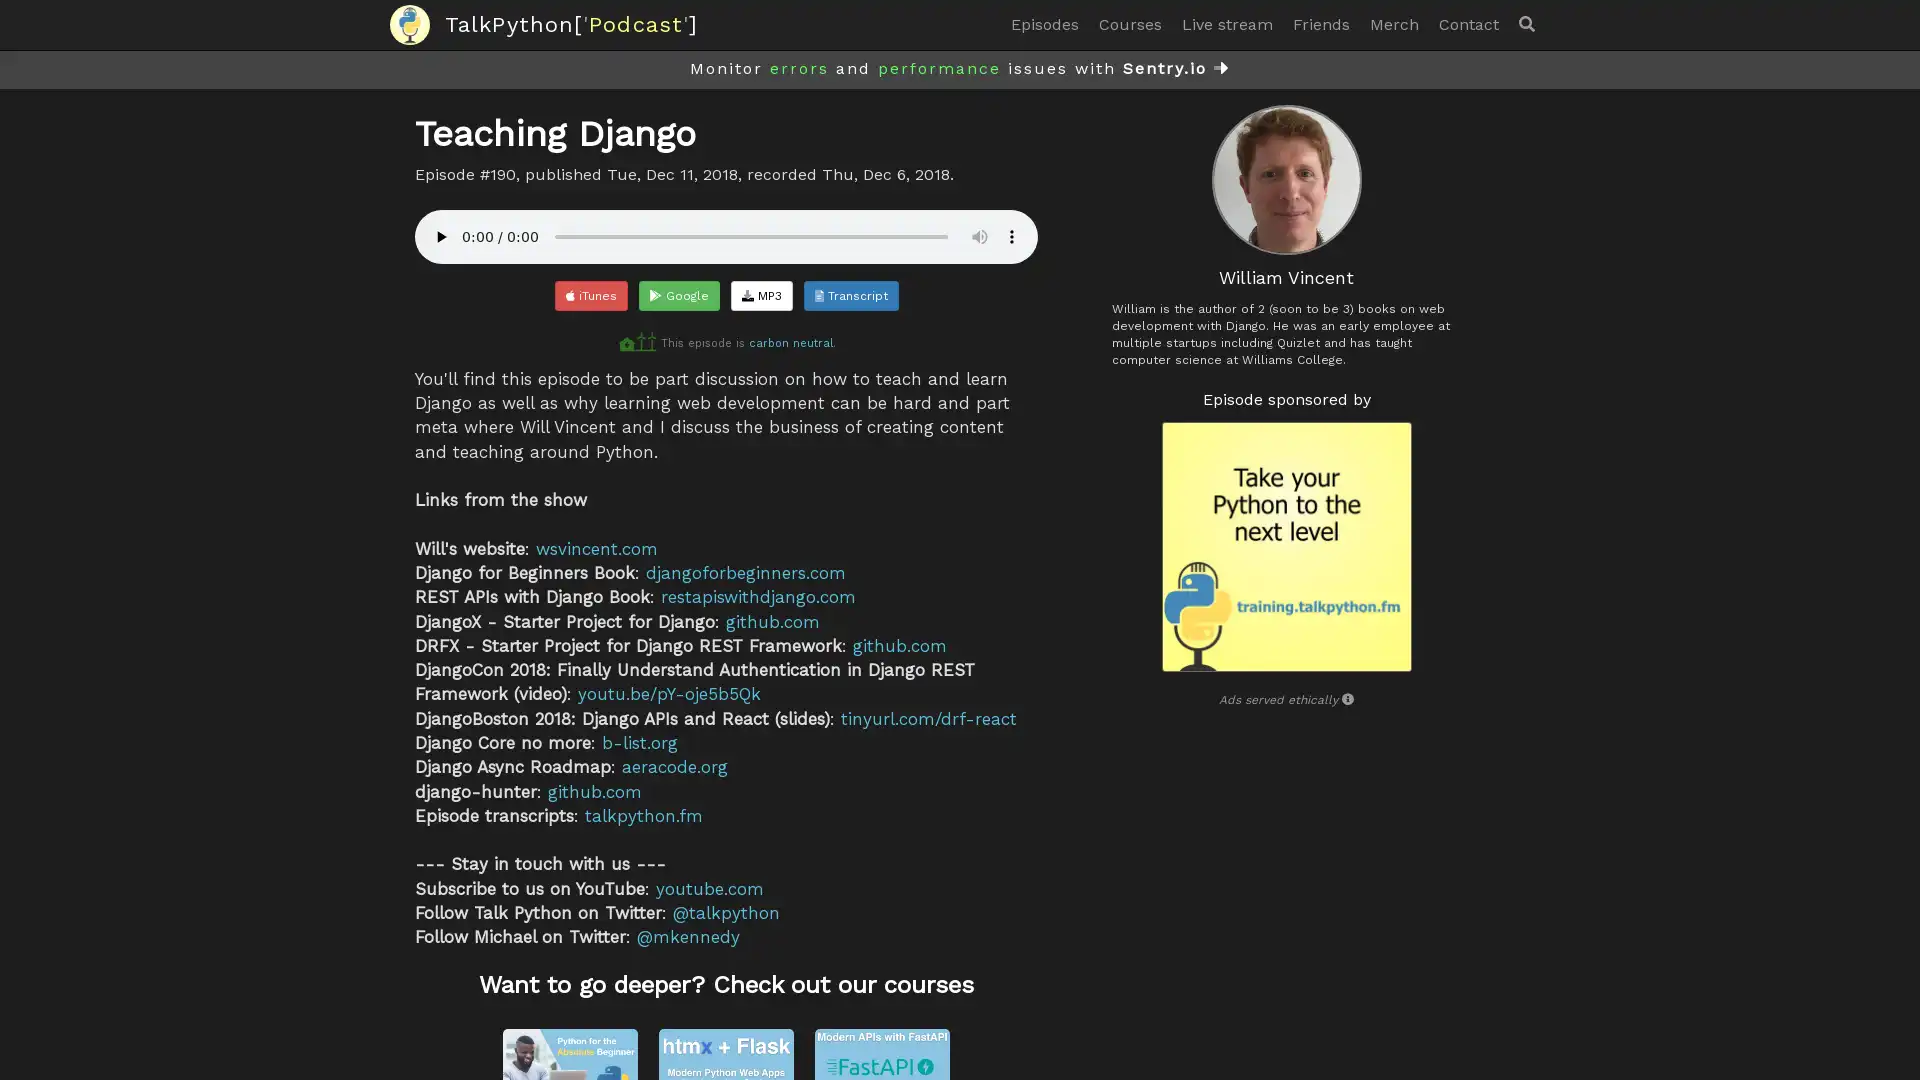  I want to click on mute, so click(979, 235).